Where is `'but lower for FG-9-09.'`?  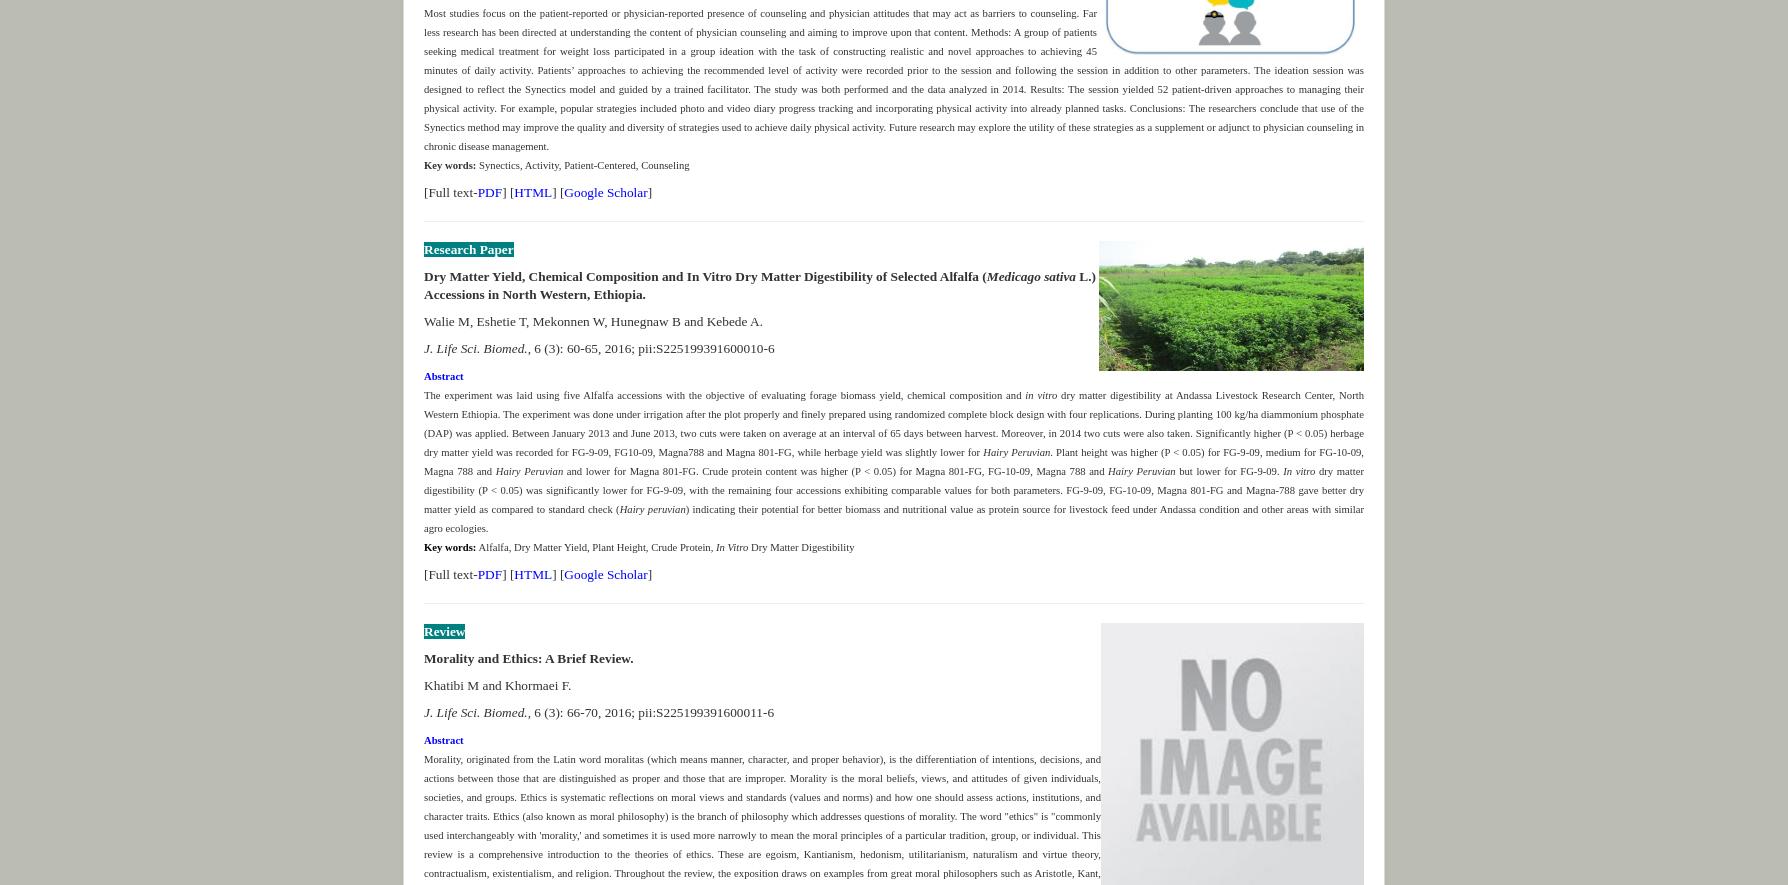
'but lower for FG-9-09.' is located at coordinates (1228, 469).